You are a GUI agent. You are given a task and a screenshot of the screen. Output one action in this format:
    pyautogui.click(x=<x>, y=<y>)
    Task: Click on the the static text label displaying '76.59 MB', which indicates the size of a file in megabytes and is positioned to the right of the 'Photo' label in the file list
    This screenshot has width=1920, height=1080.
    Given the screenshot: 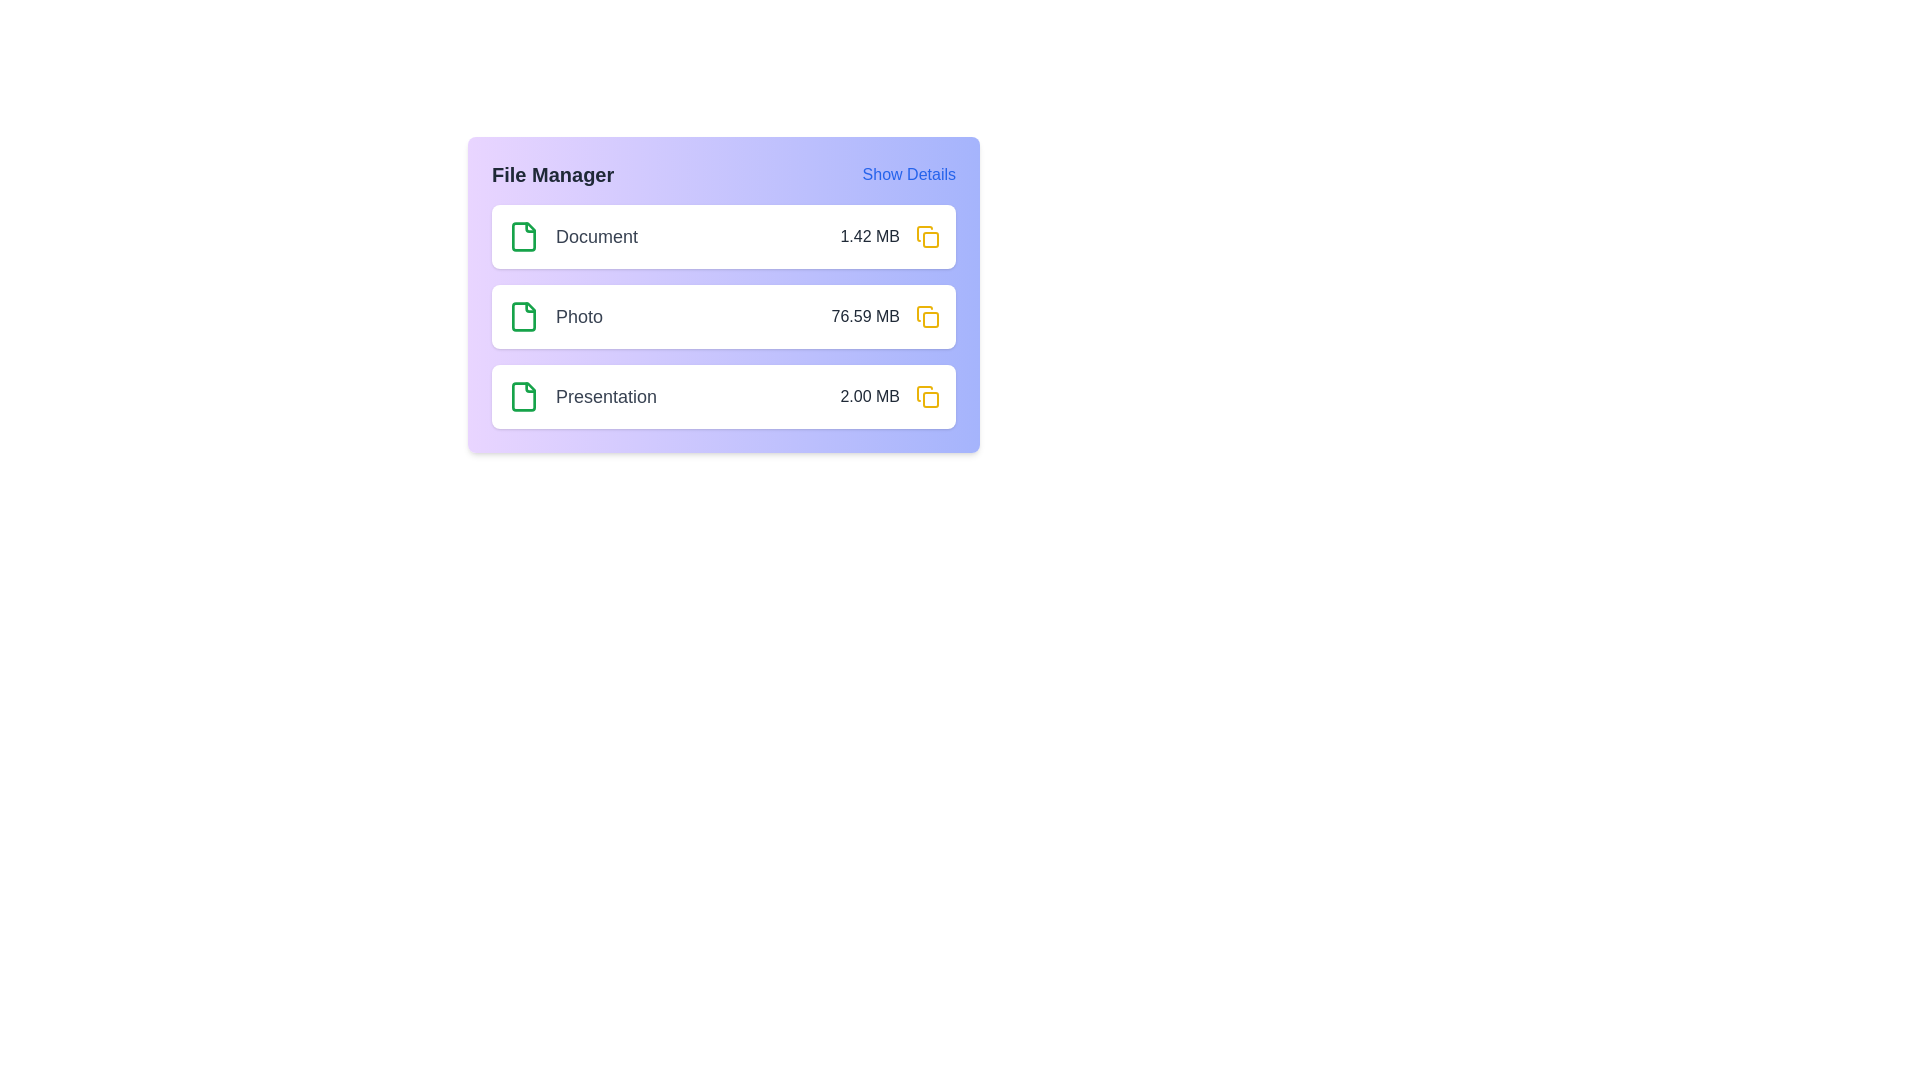 What is the action you would take?
    pyautogui.click(x=865, y=315)
    